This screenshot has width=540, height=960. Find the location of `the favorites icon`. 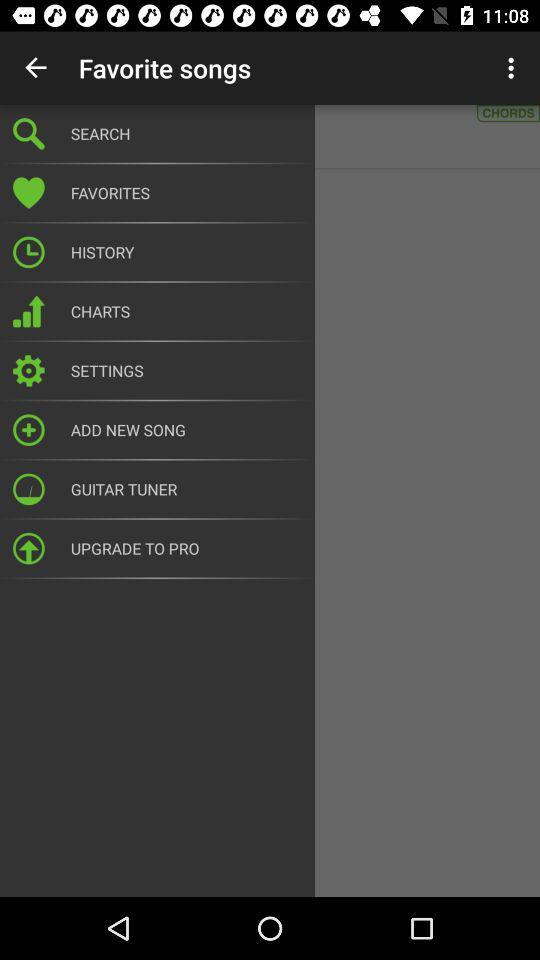

the favorites icon is located at coordinates (186, 193).